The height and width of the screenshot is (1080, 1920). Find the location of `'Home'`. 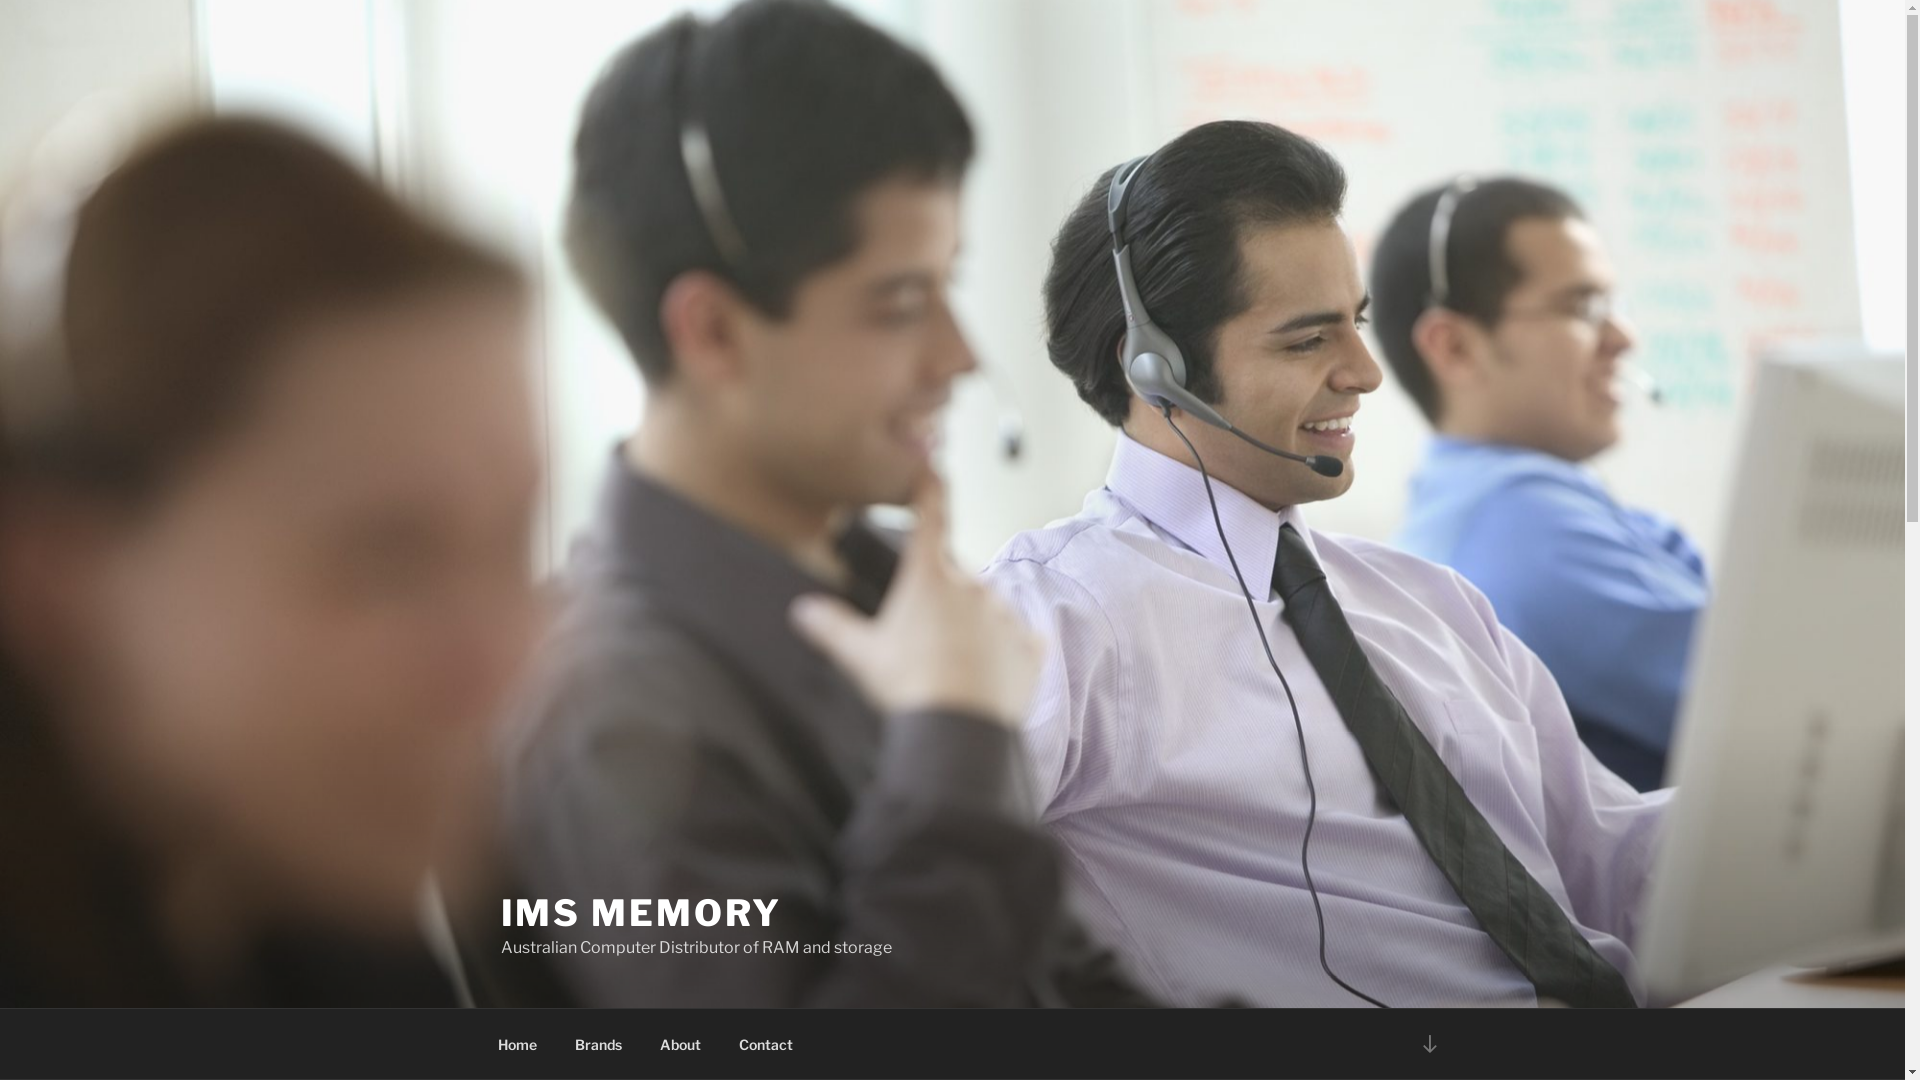

'Home' is located at coordinates (517, 1043).